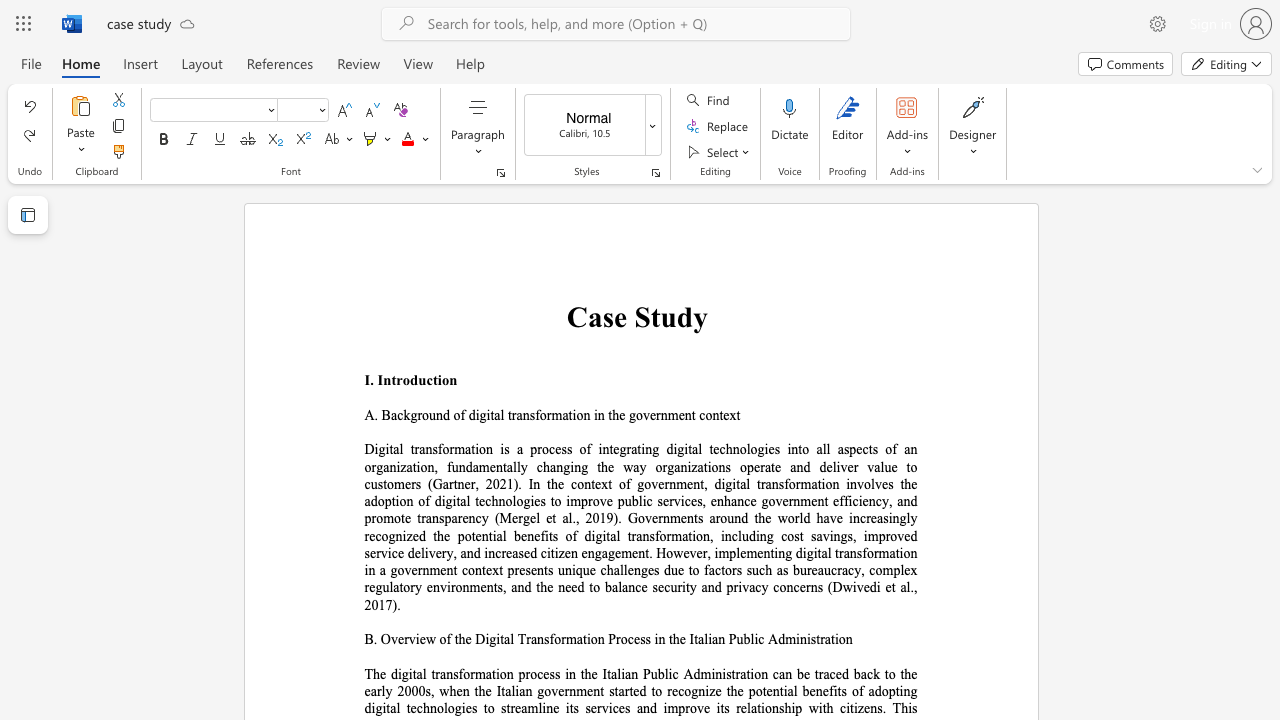 The height and width of the screenshot is (720, 1280). I want to click on the subset text "Background of dig" within the text "A. Background of digital transformation in the government context", so click(381, 414).